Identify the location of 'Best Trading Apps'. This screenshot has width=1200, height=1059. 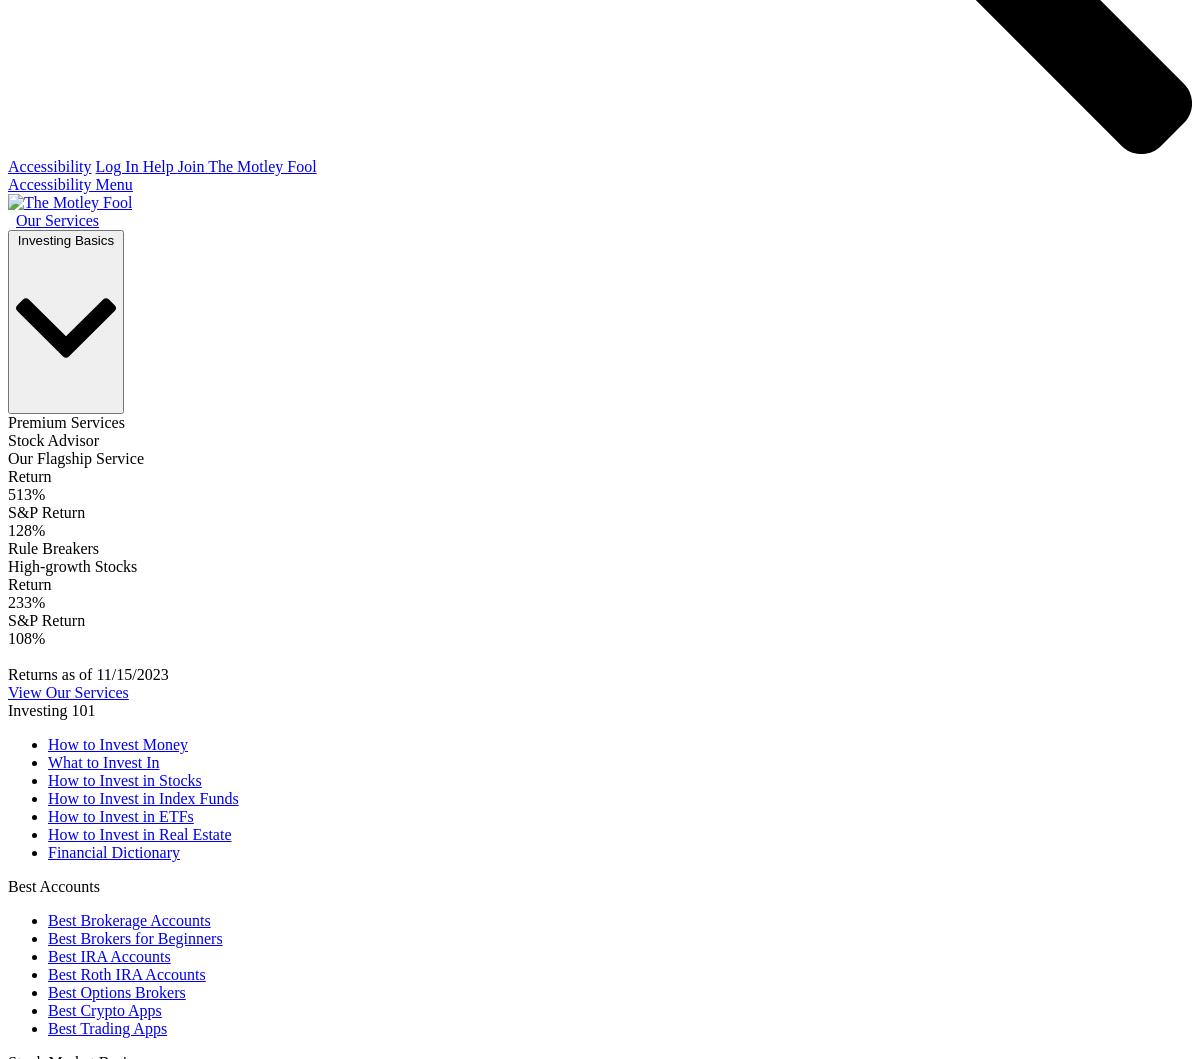
(107, 1027).